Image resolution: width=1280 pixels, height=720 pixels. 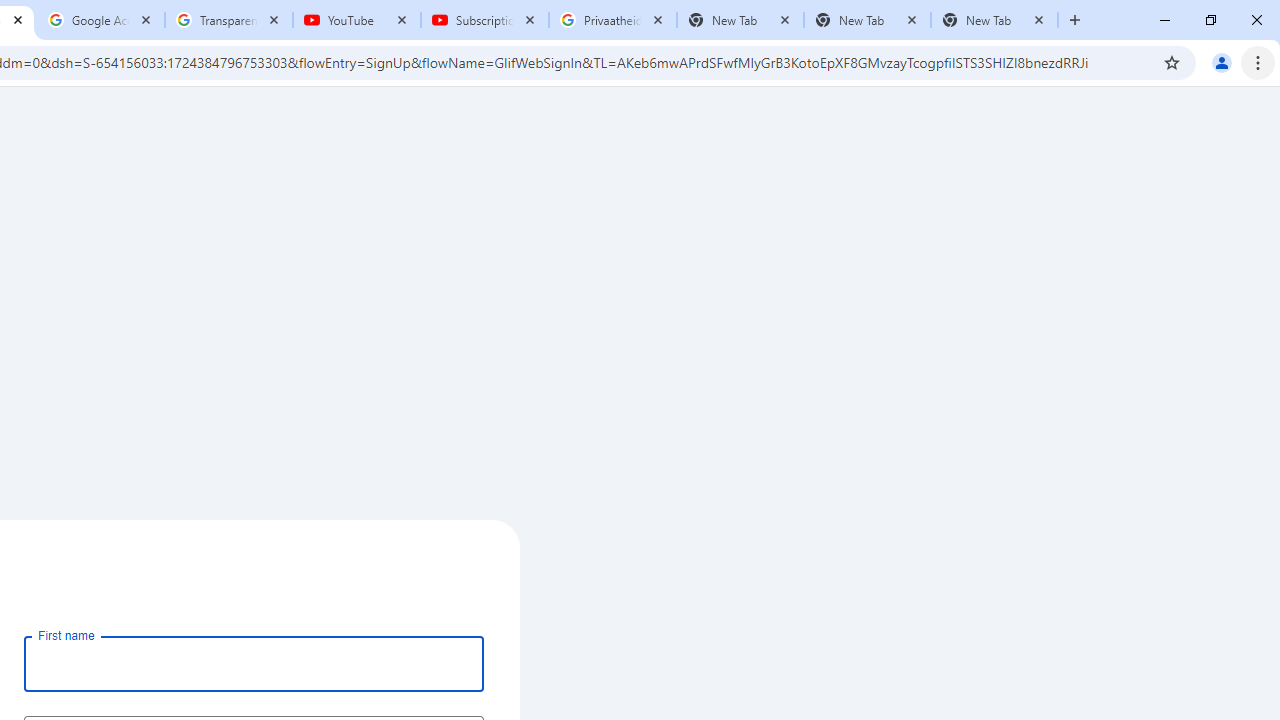 What do you see at coordinates (357, 20) in the screenshot?
I see `'YouTube'` at bounding box center [357, 20].